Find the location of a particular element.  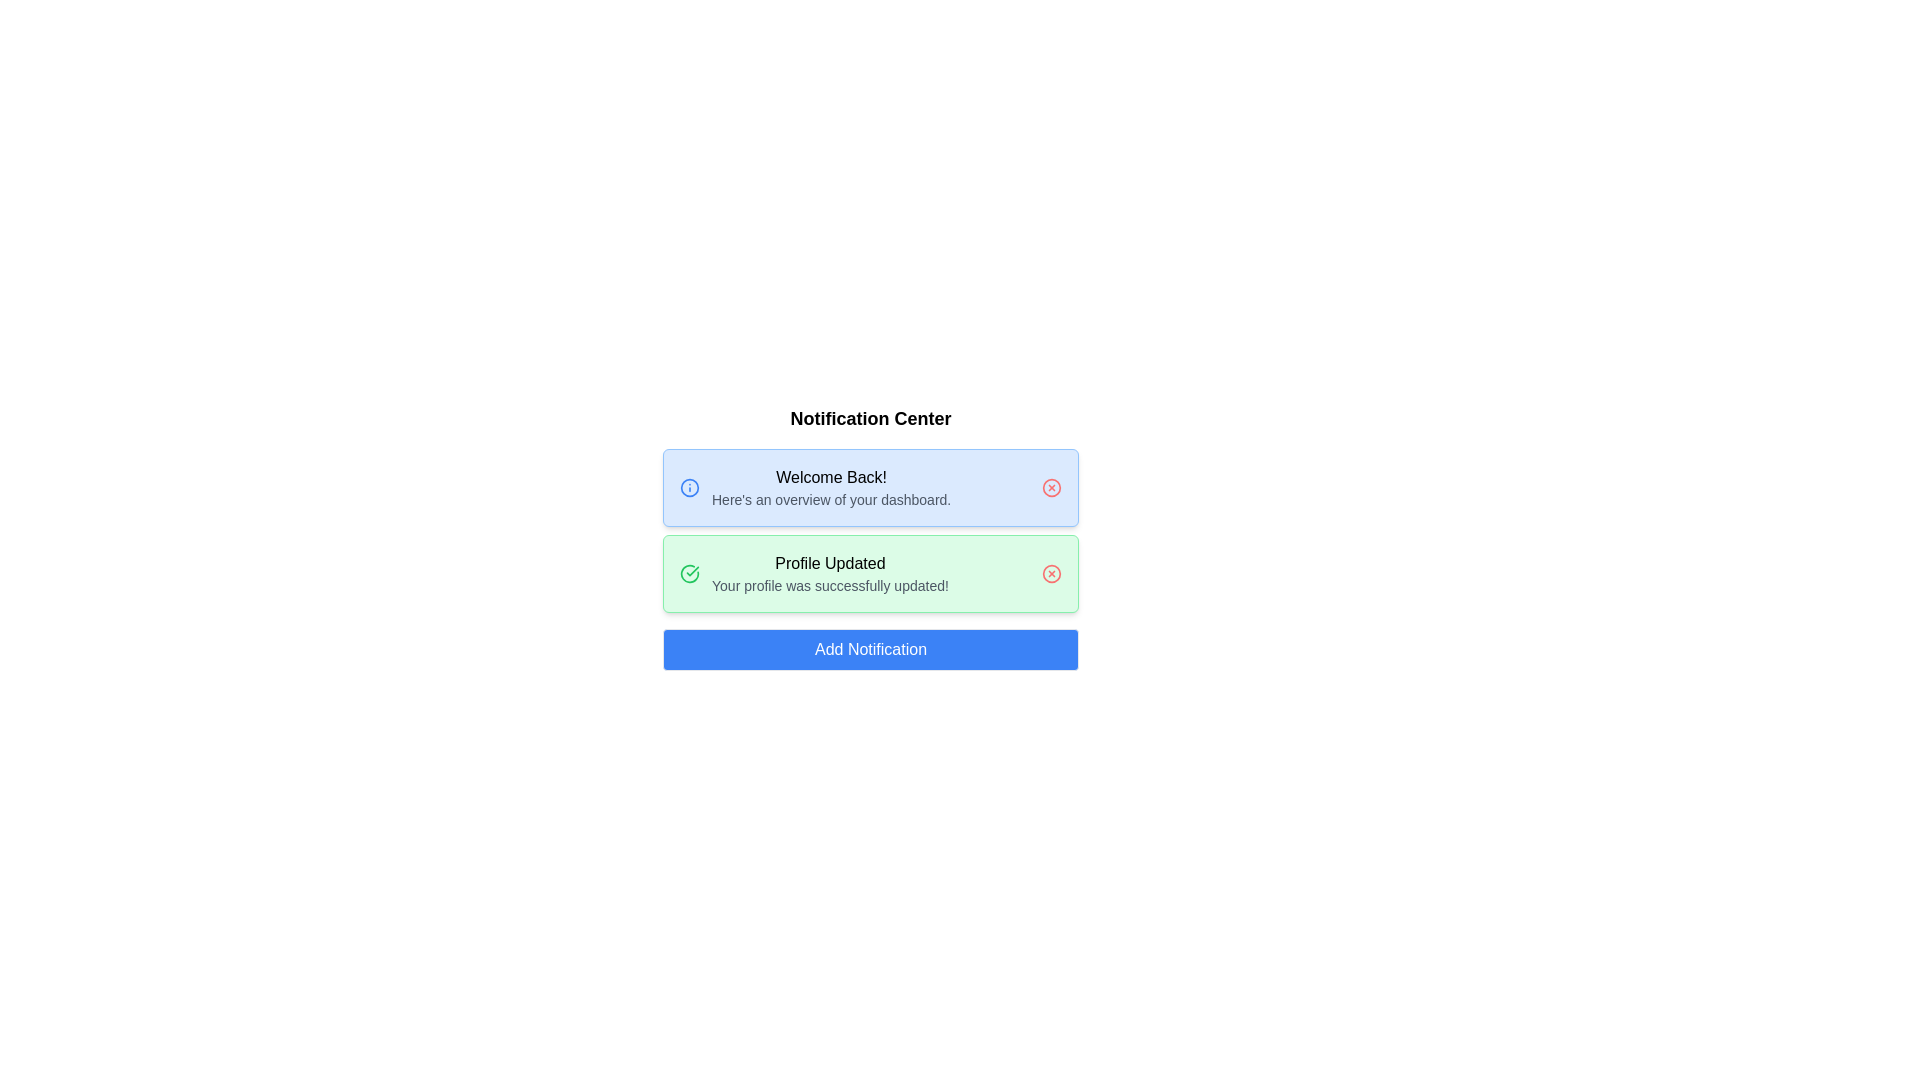

the circular icon with a blue stroke that encloses a small white-filled circle, located at the leftmost point of the top notification item in the Notification Center, preceding the text 'Welcome Back!' is located at coordinates (690, 488).